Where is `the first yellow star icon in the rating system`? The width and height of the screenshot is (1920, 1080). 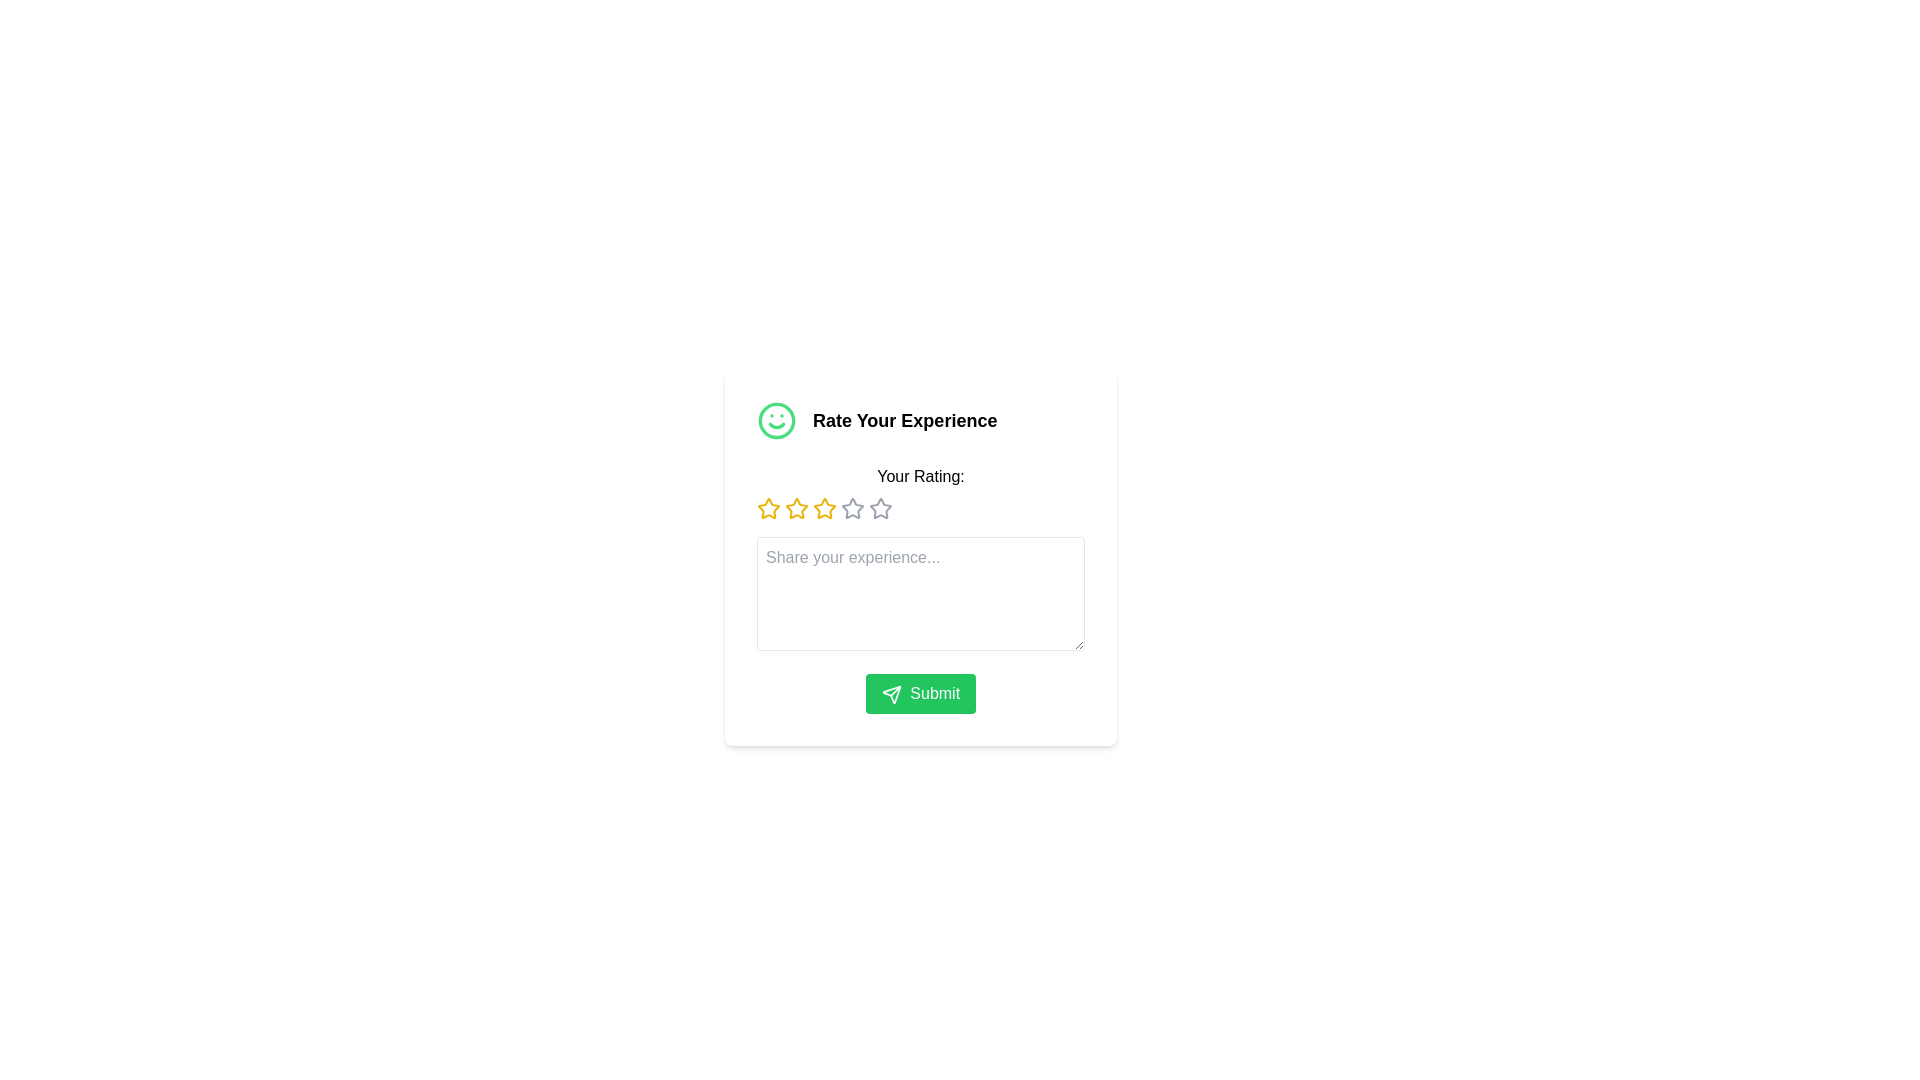
the first yellow star icon in the rating system is located at coordinates (767, 508).